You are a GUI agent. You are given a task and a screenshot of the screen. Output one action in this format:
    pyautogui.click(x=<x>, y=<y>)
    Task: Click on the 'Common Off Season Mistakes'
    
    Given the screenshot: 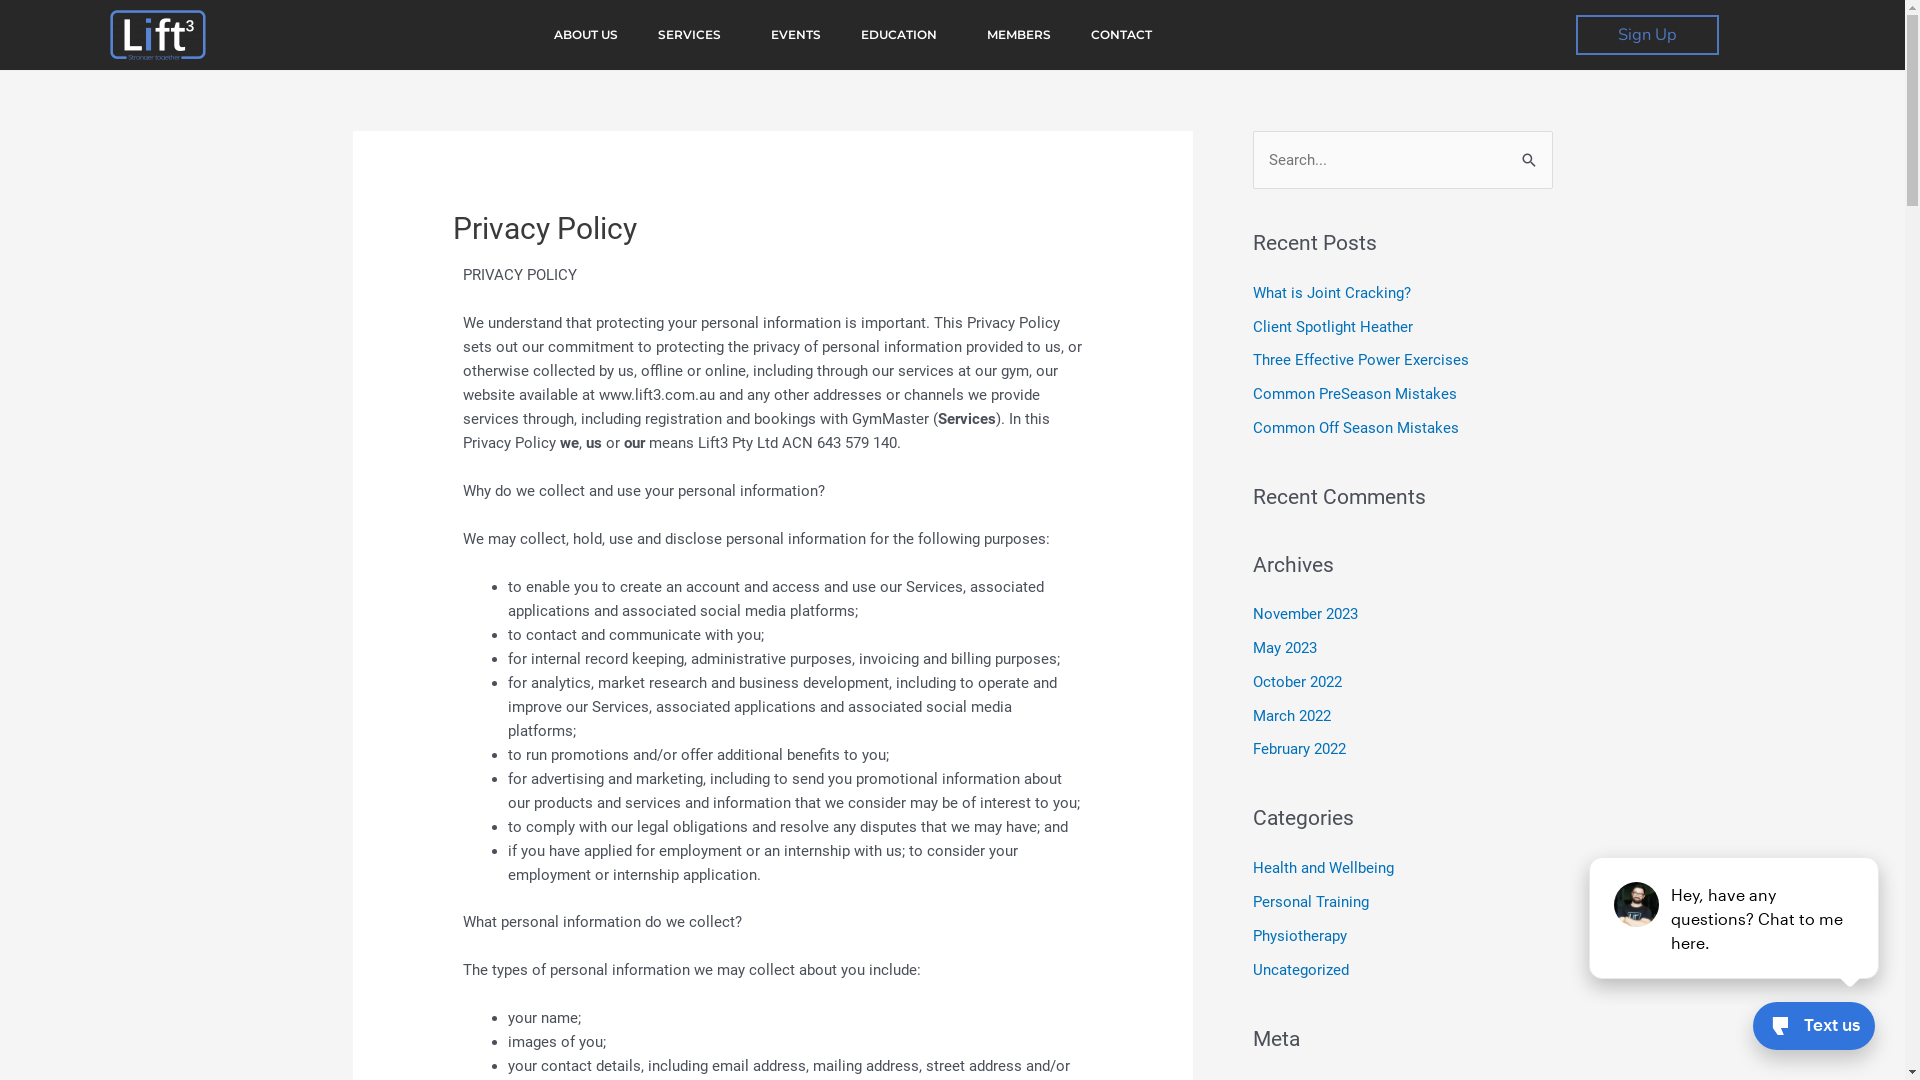 What is the action you would take?
    pyautogui.click(x=1354, y=427)
    